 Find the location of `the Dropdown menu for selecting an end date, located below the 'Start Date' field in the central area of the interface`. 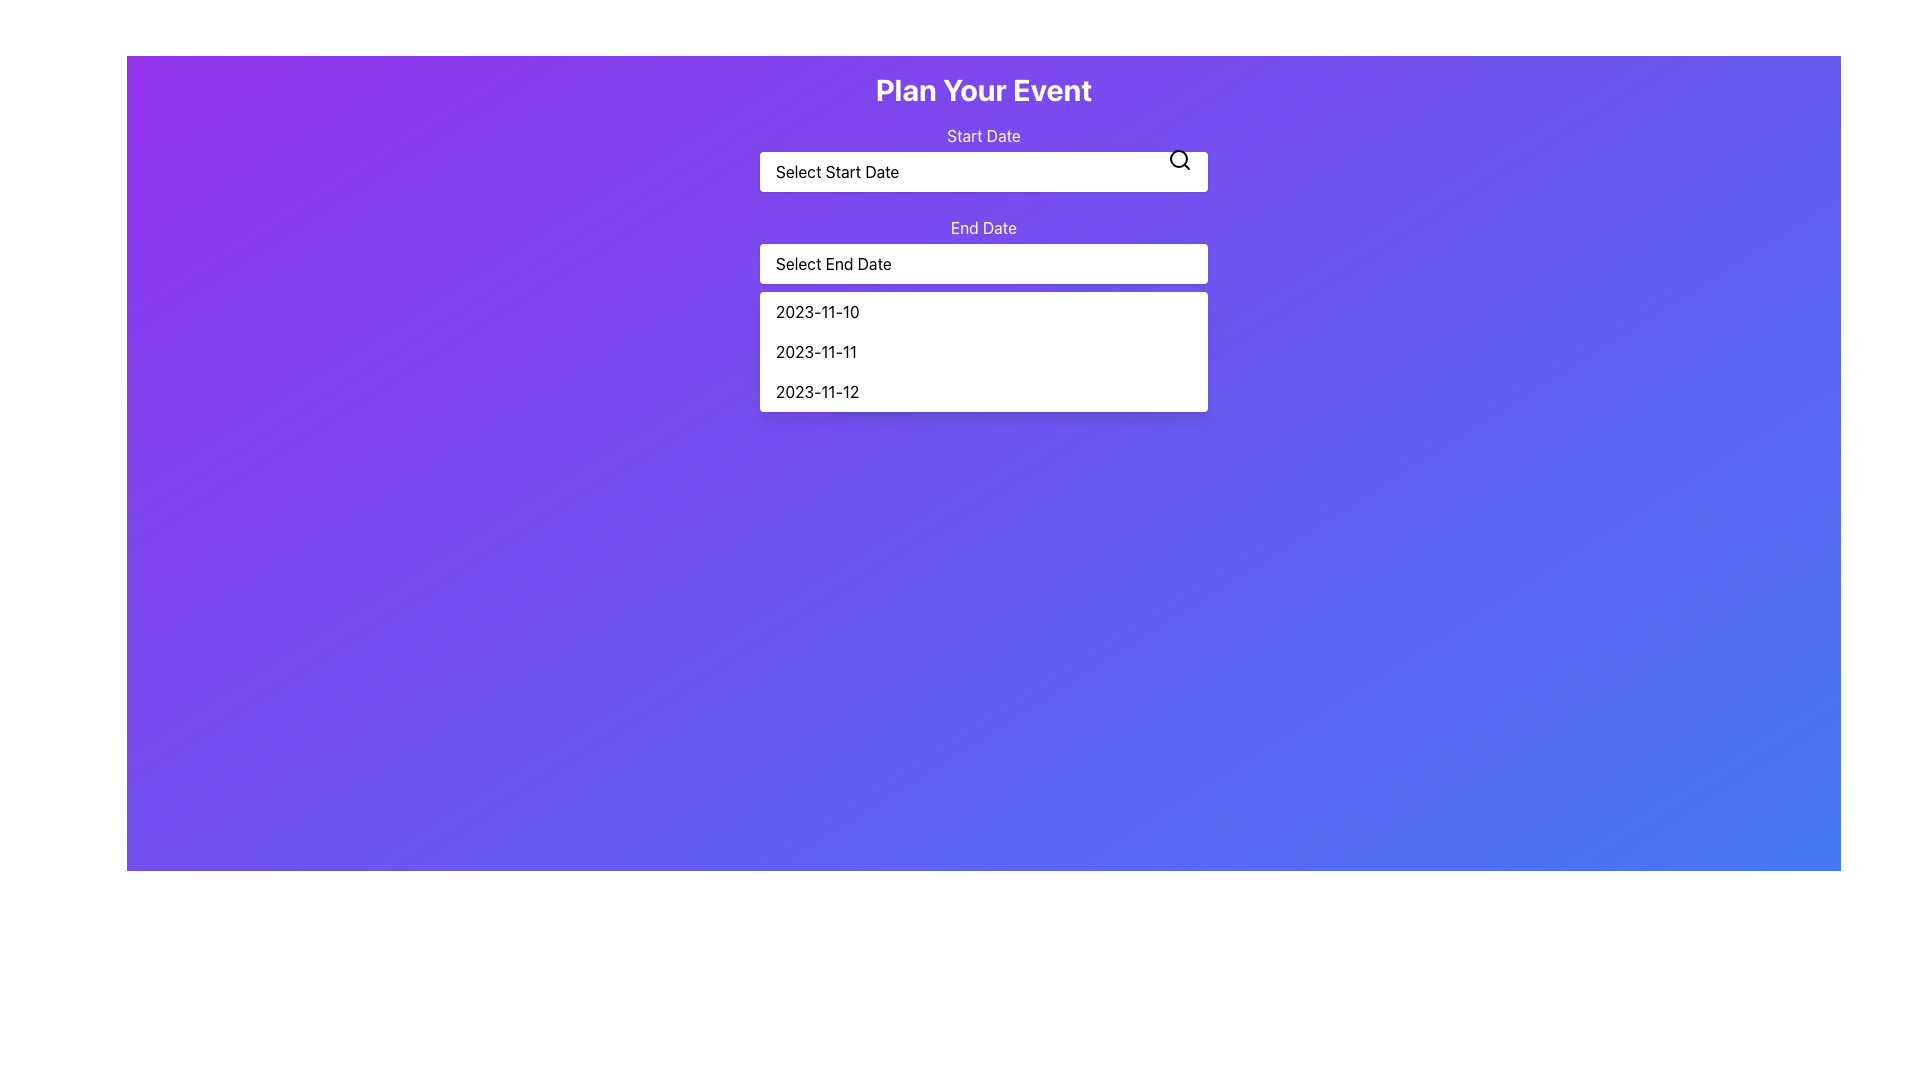

the Dropdown menu for selecting an end date, located below the 'Start Date' field in the central area of the interface is located at coordinates (983, 249).